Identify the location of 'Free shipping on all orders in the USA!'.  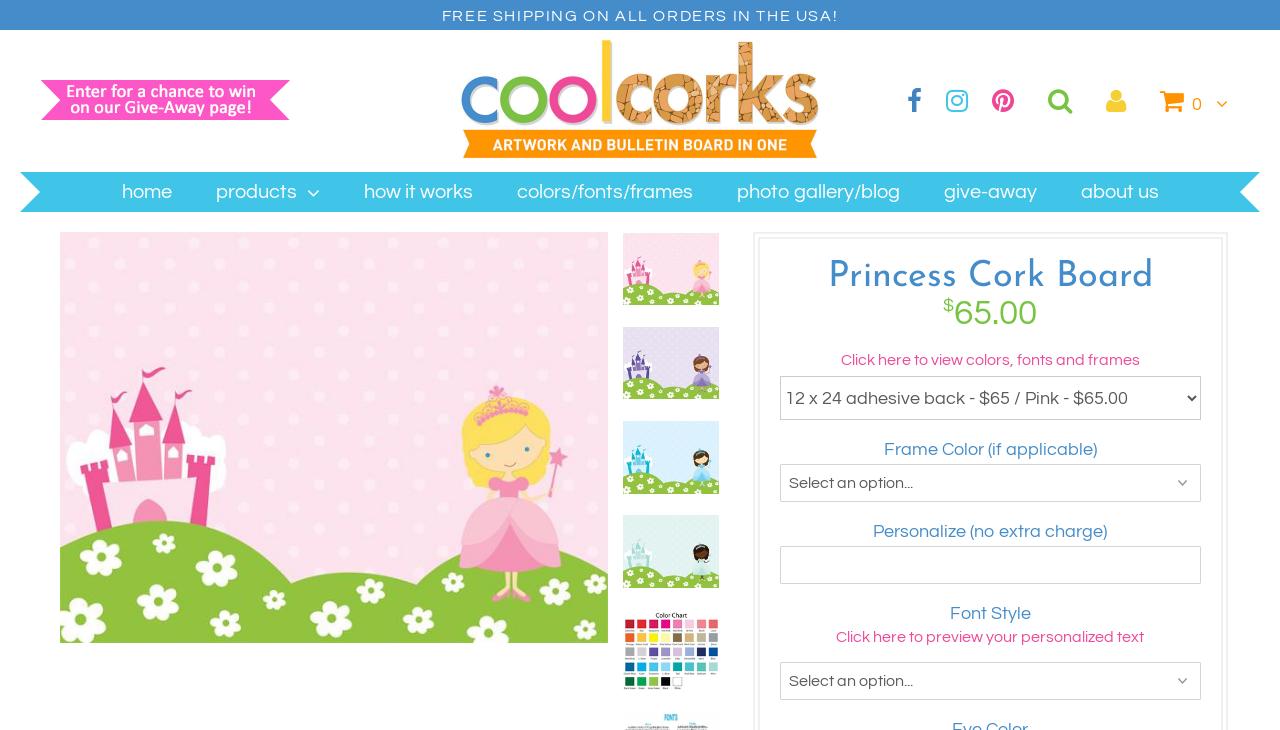
(638, 14).